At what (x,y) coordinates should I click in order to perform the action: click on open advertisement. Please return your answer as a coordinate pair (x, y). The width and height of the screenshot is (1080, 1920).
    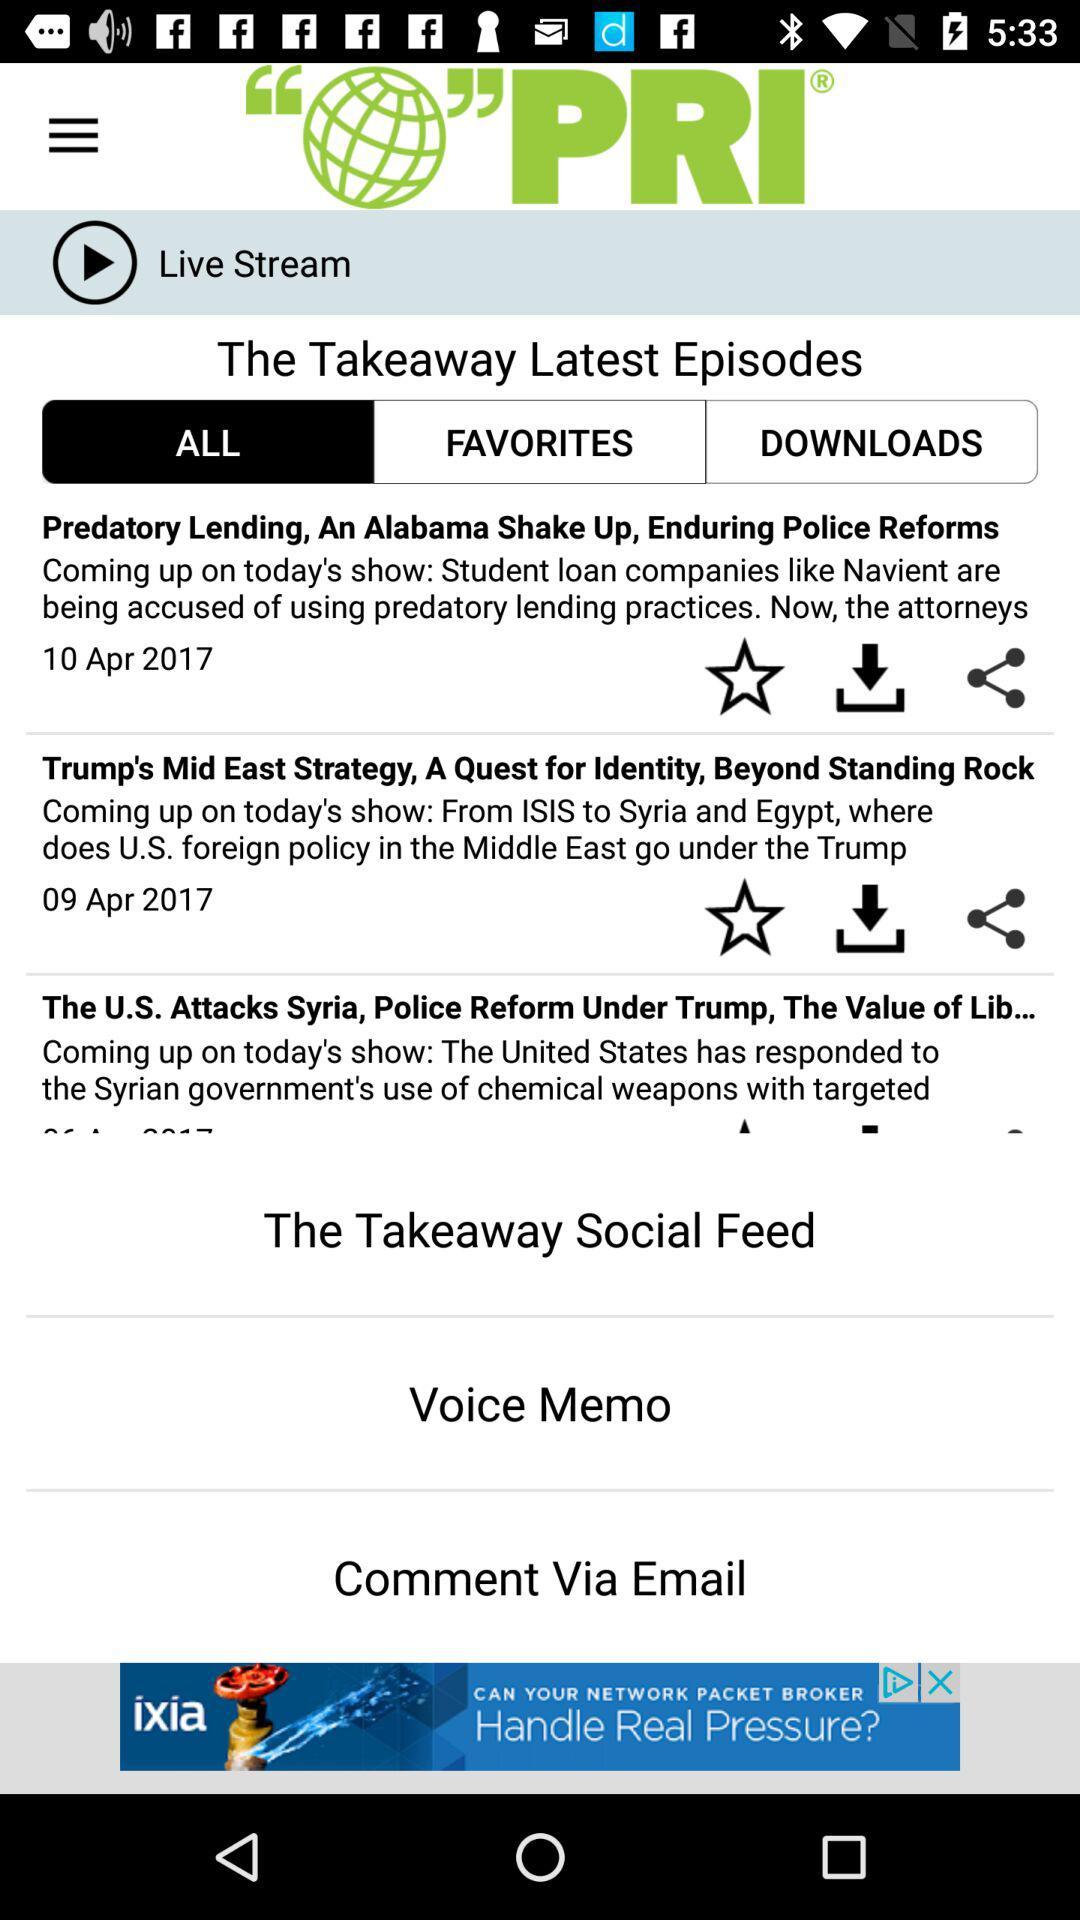
    Looking at the image, I should click on (540, 1727).